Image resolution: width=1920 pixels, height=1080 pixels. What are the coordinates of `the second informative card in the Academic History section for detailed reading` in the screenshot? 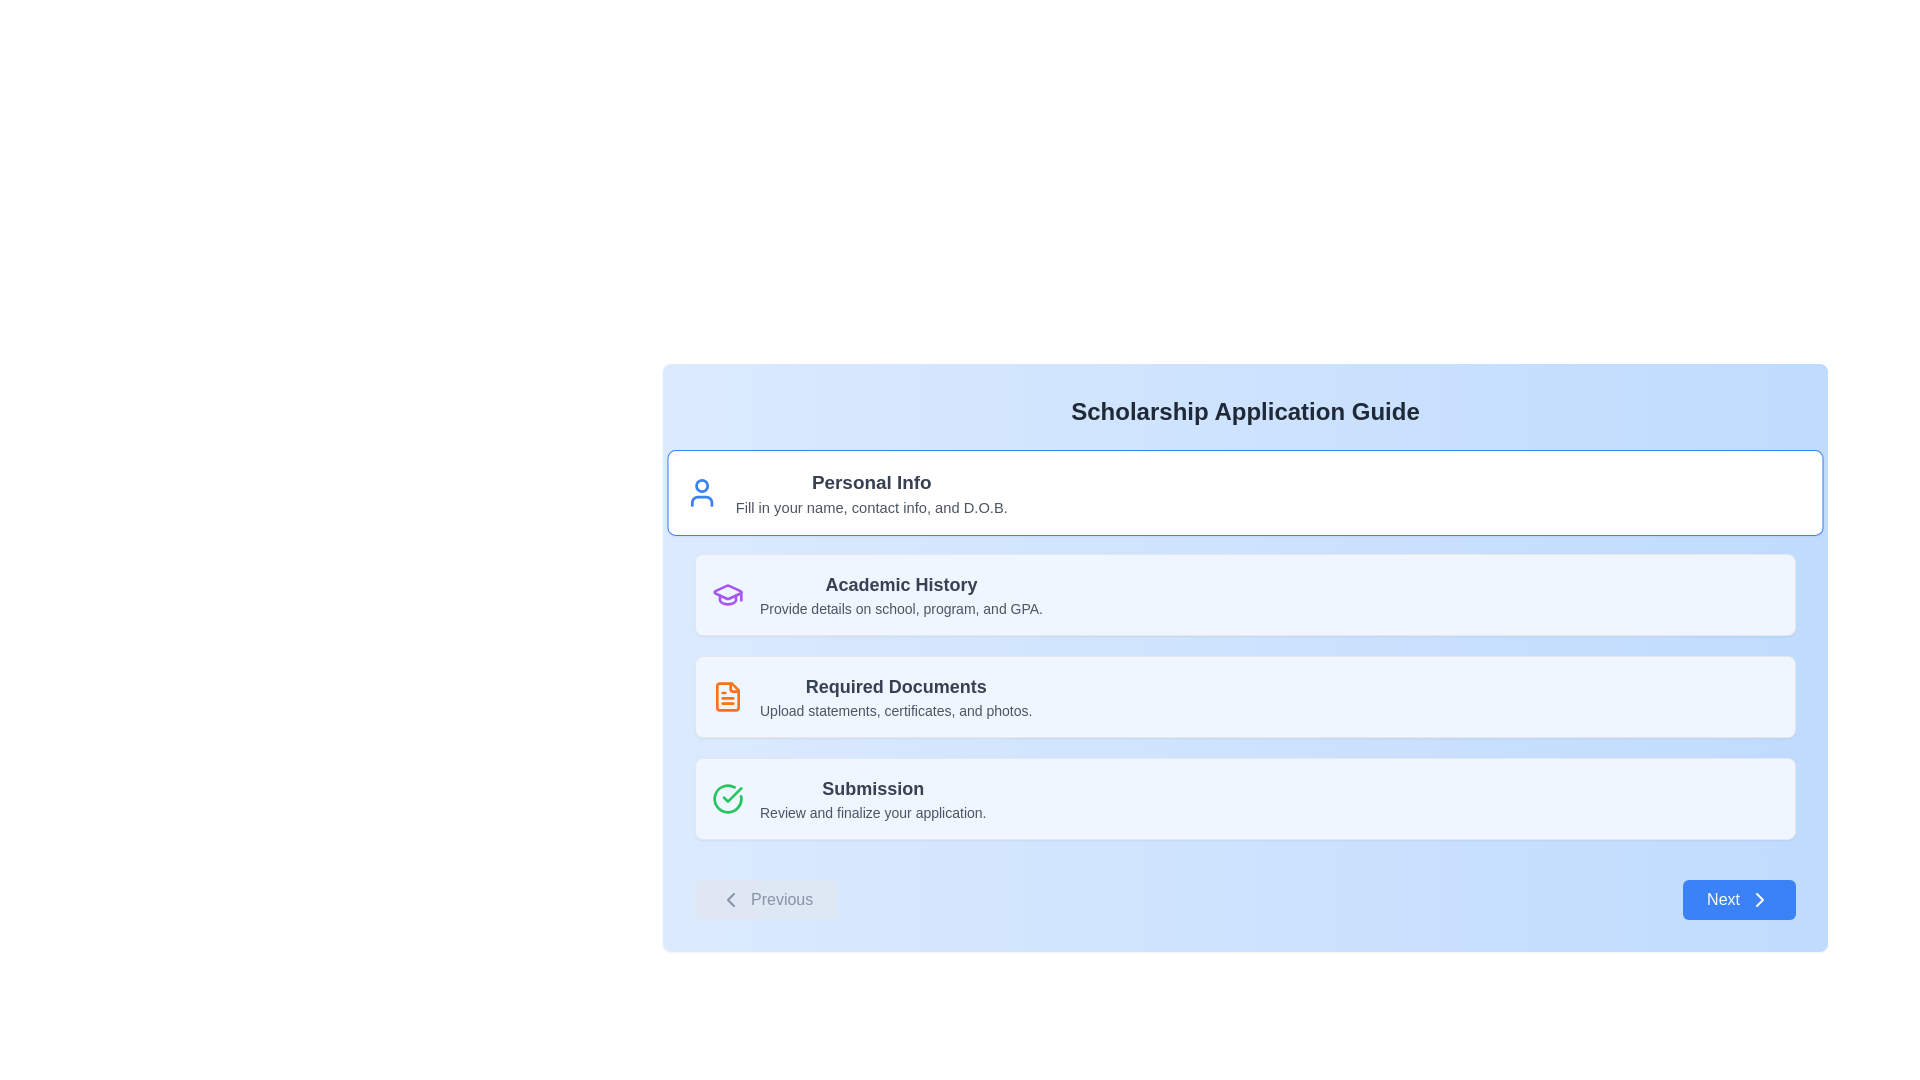 It's located at (1244, 593).